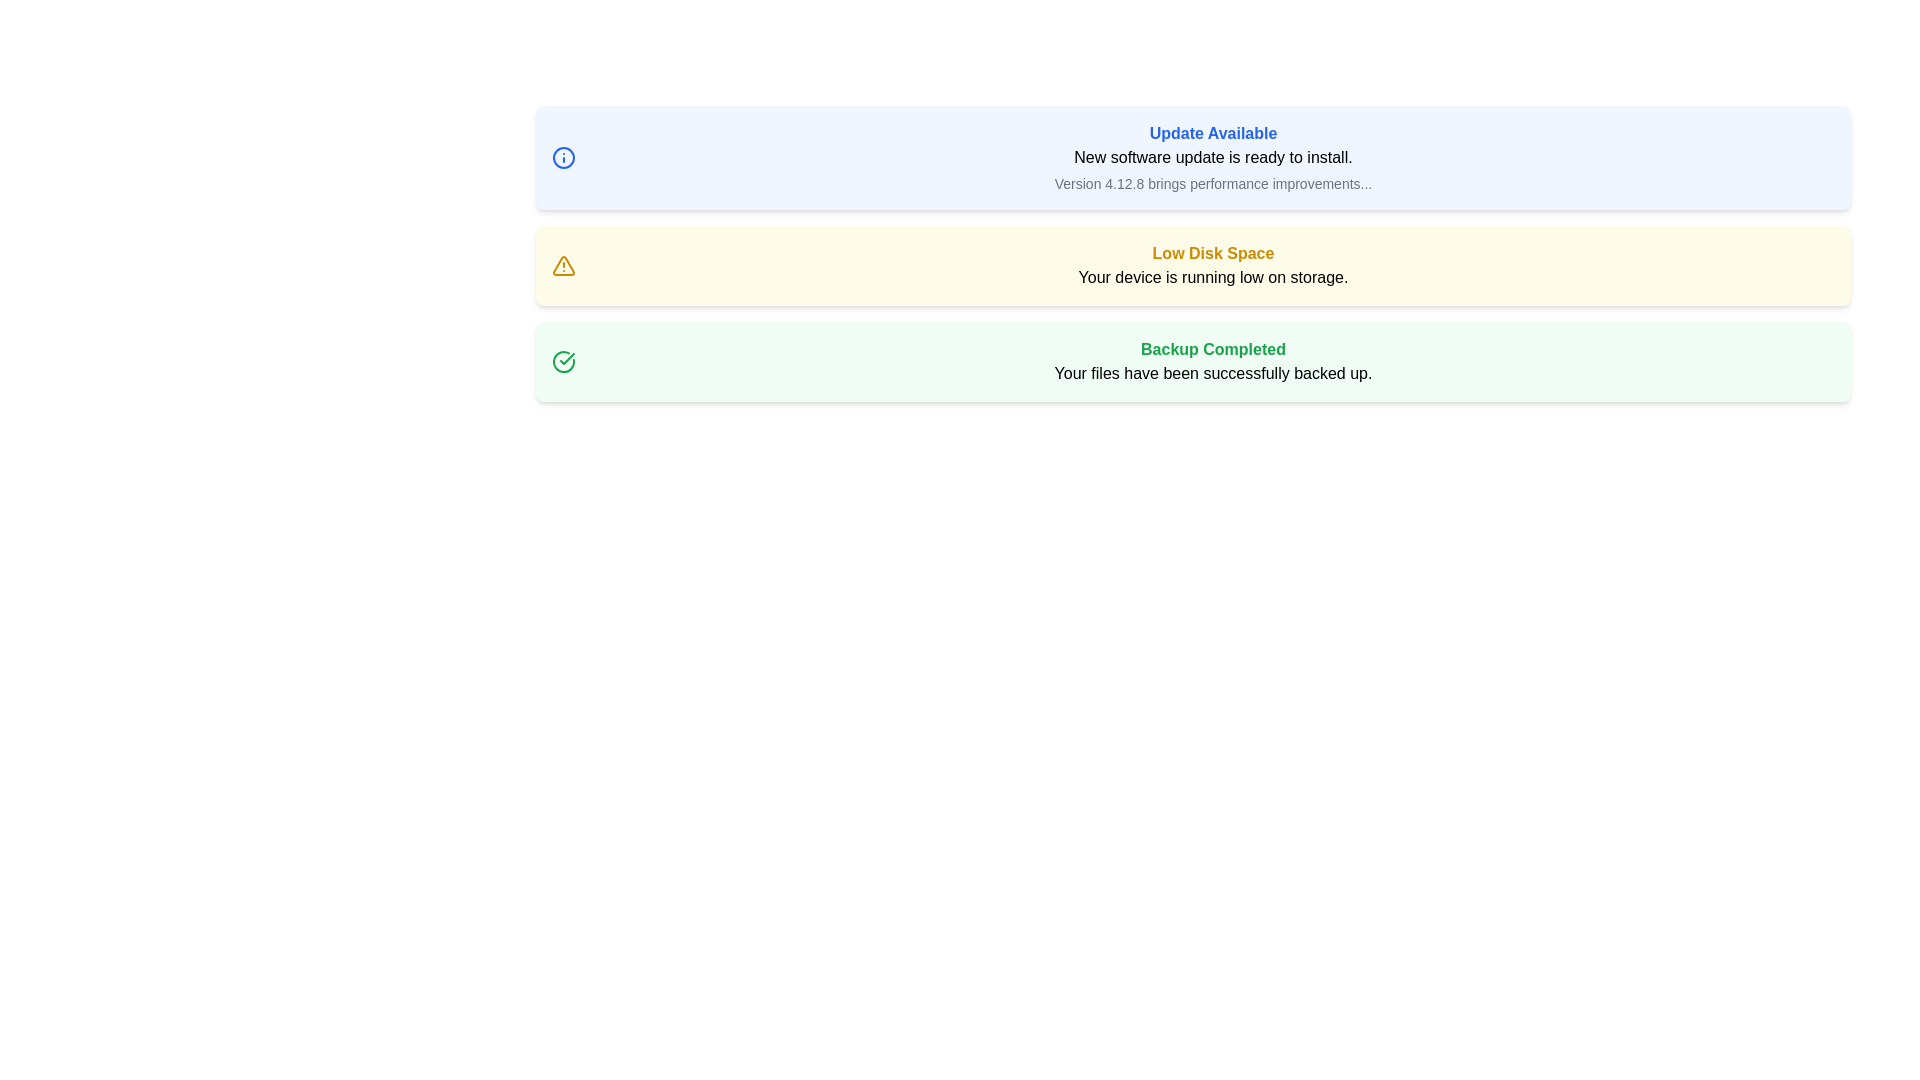 This screenshot has height=1080, width=1920. Describe the element at coordinates (1212, 374) in the screenshot. I see `the static text label that indicates the status message for successful file backup, located below the 'Backup Completed' heading in a light green panel` at that location.